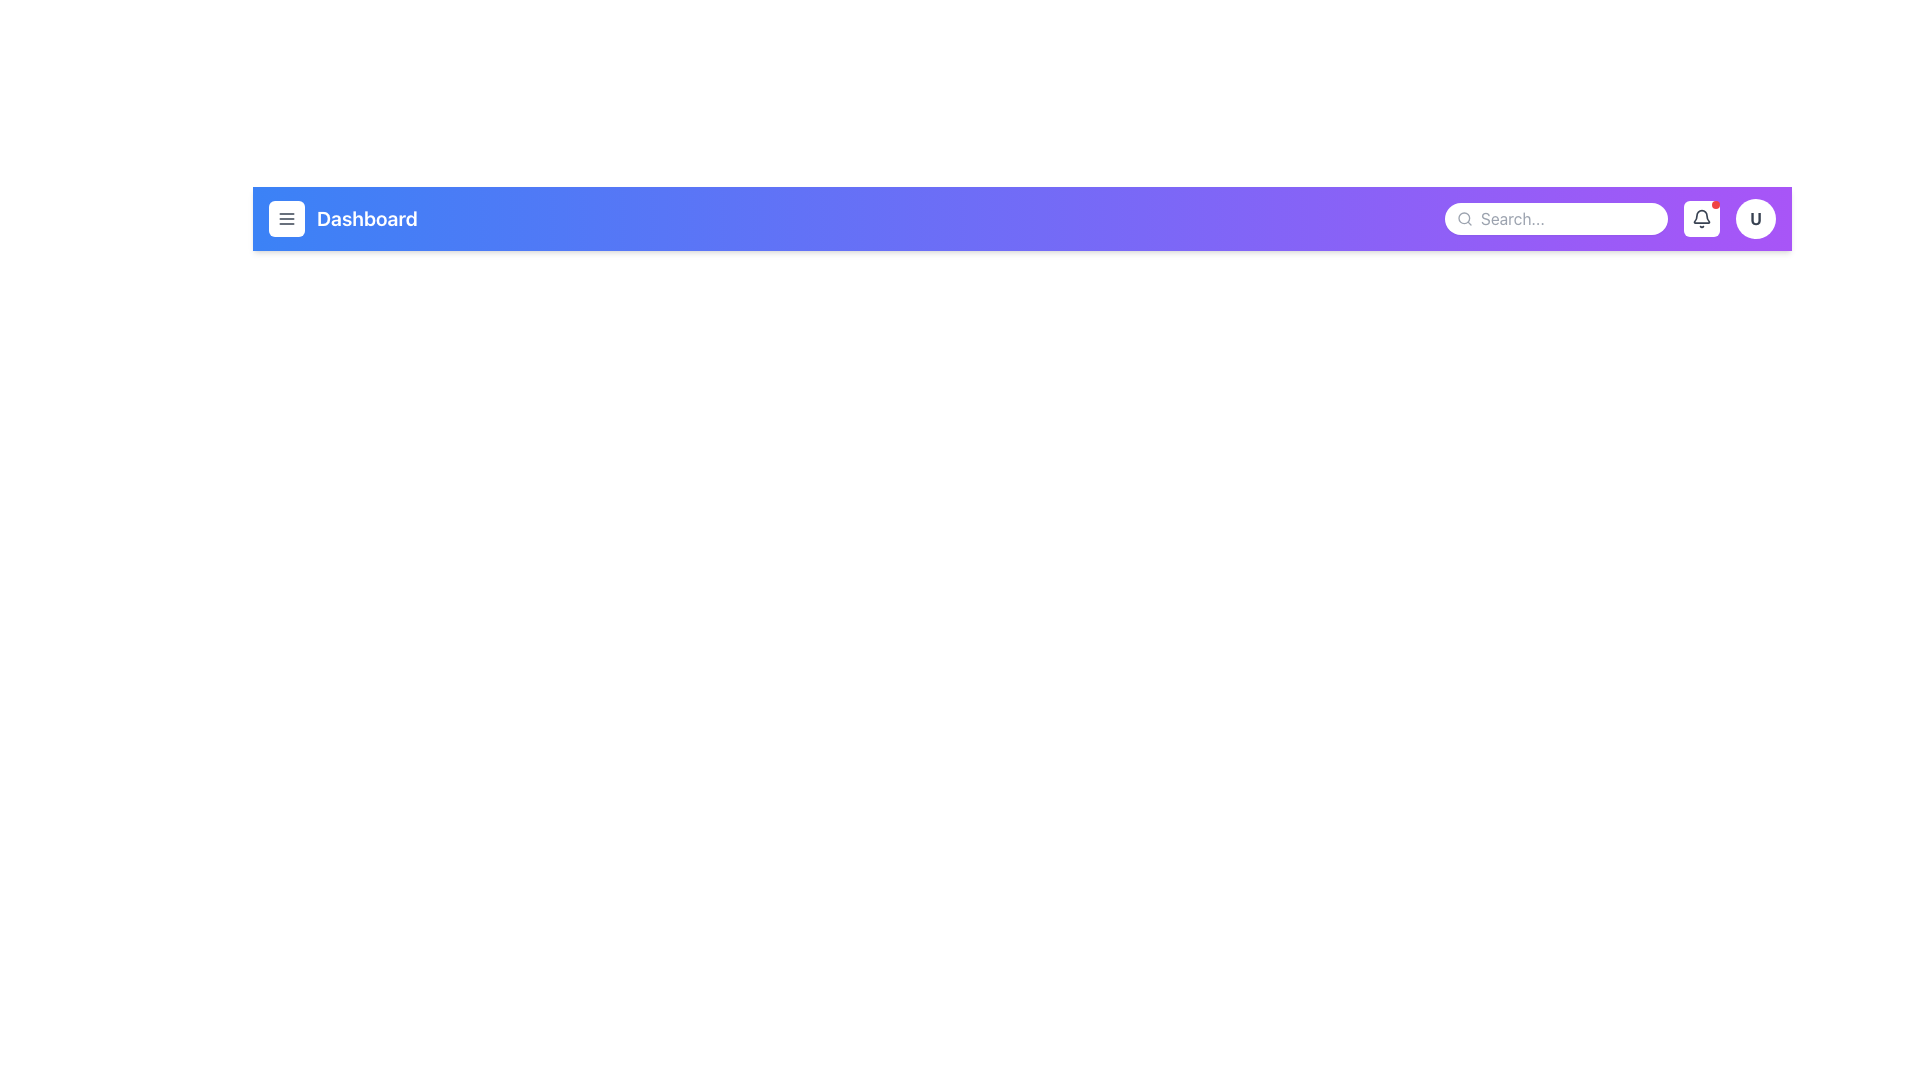 Image resolution: width=1920 pixels, height=1080 pixels. Describe the element at coordinates (1464, 219) in the screenshot. I see `the magnifying glass icon located on the left side of the search input box, which serves as a decorative indicator for the search functionality` at that location.